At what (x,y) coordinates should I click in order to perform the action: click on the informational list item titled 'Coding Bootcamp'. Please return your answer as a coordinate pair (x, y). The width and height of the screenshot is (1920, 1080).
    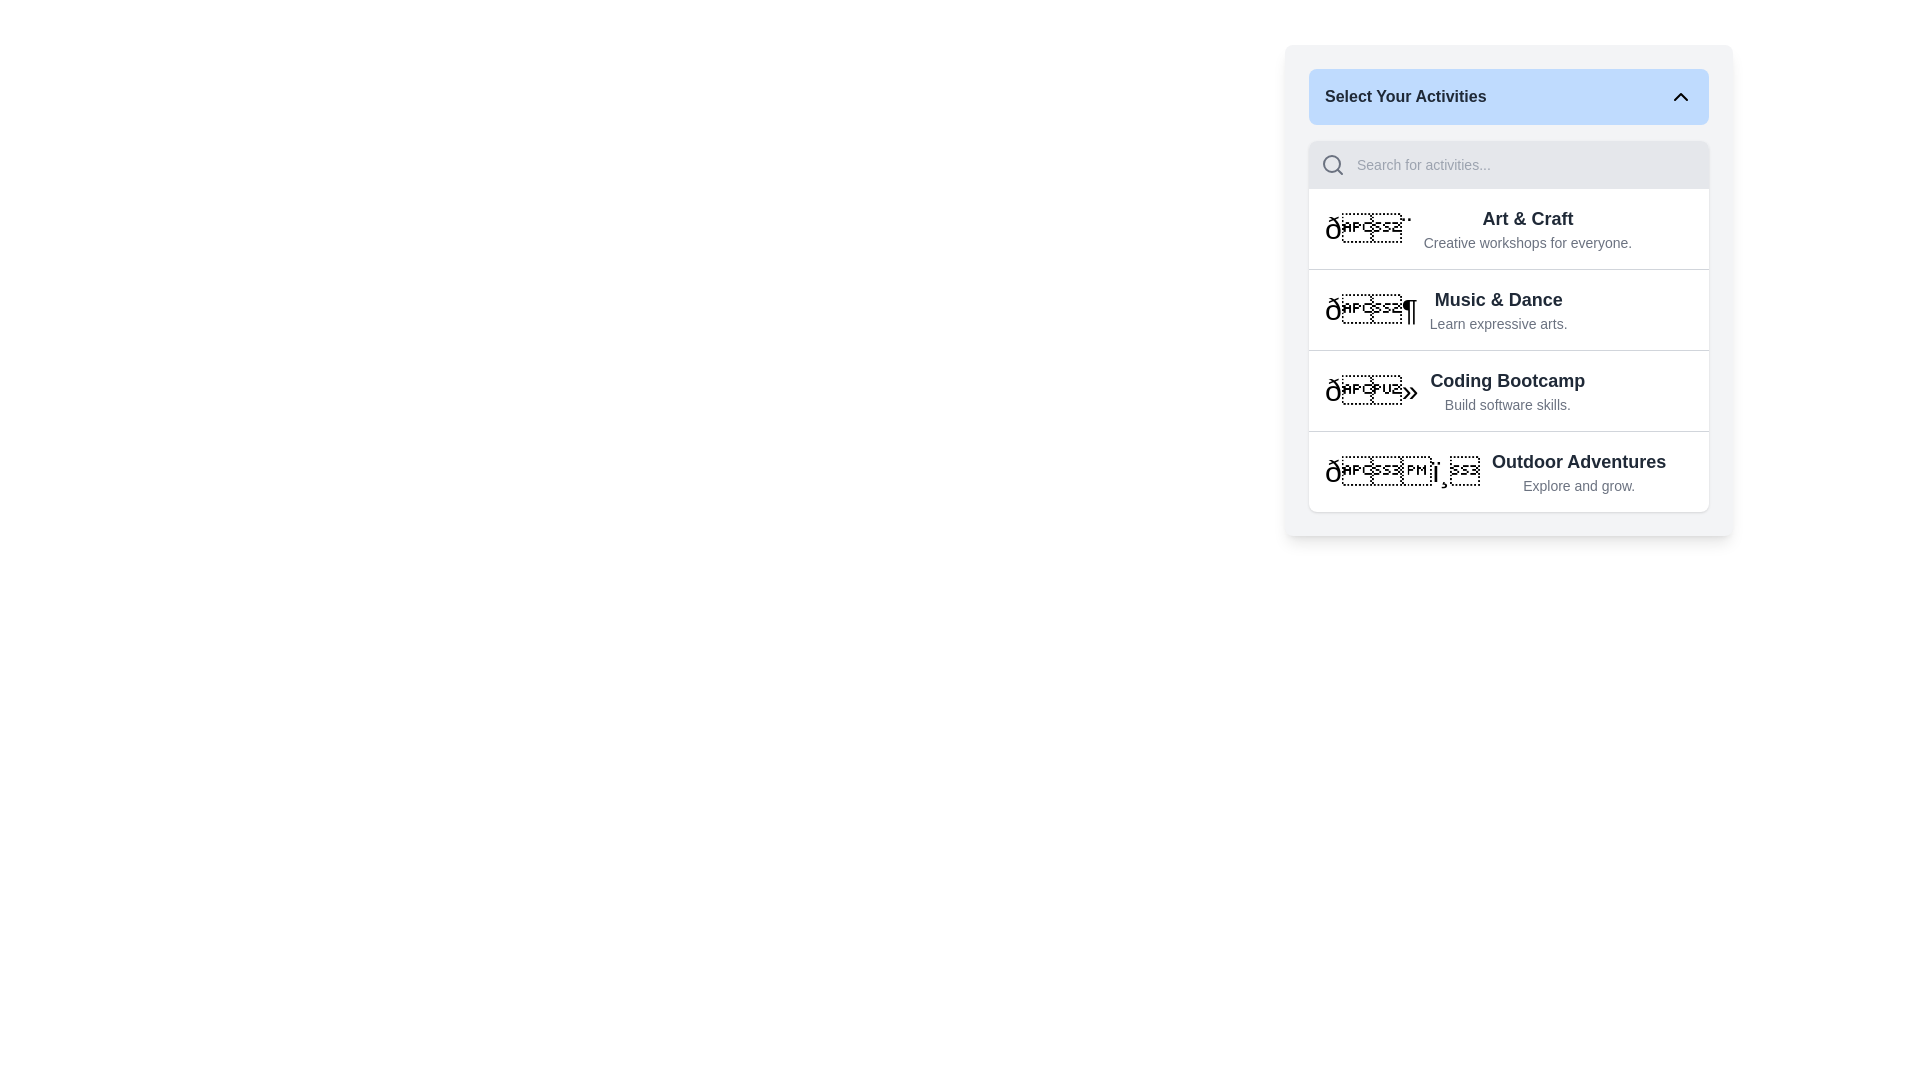
    Looking at the image, I should click on (1508, 390).